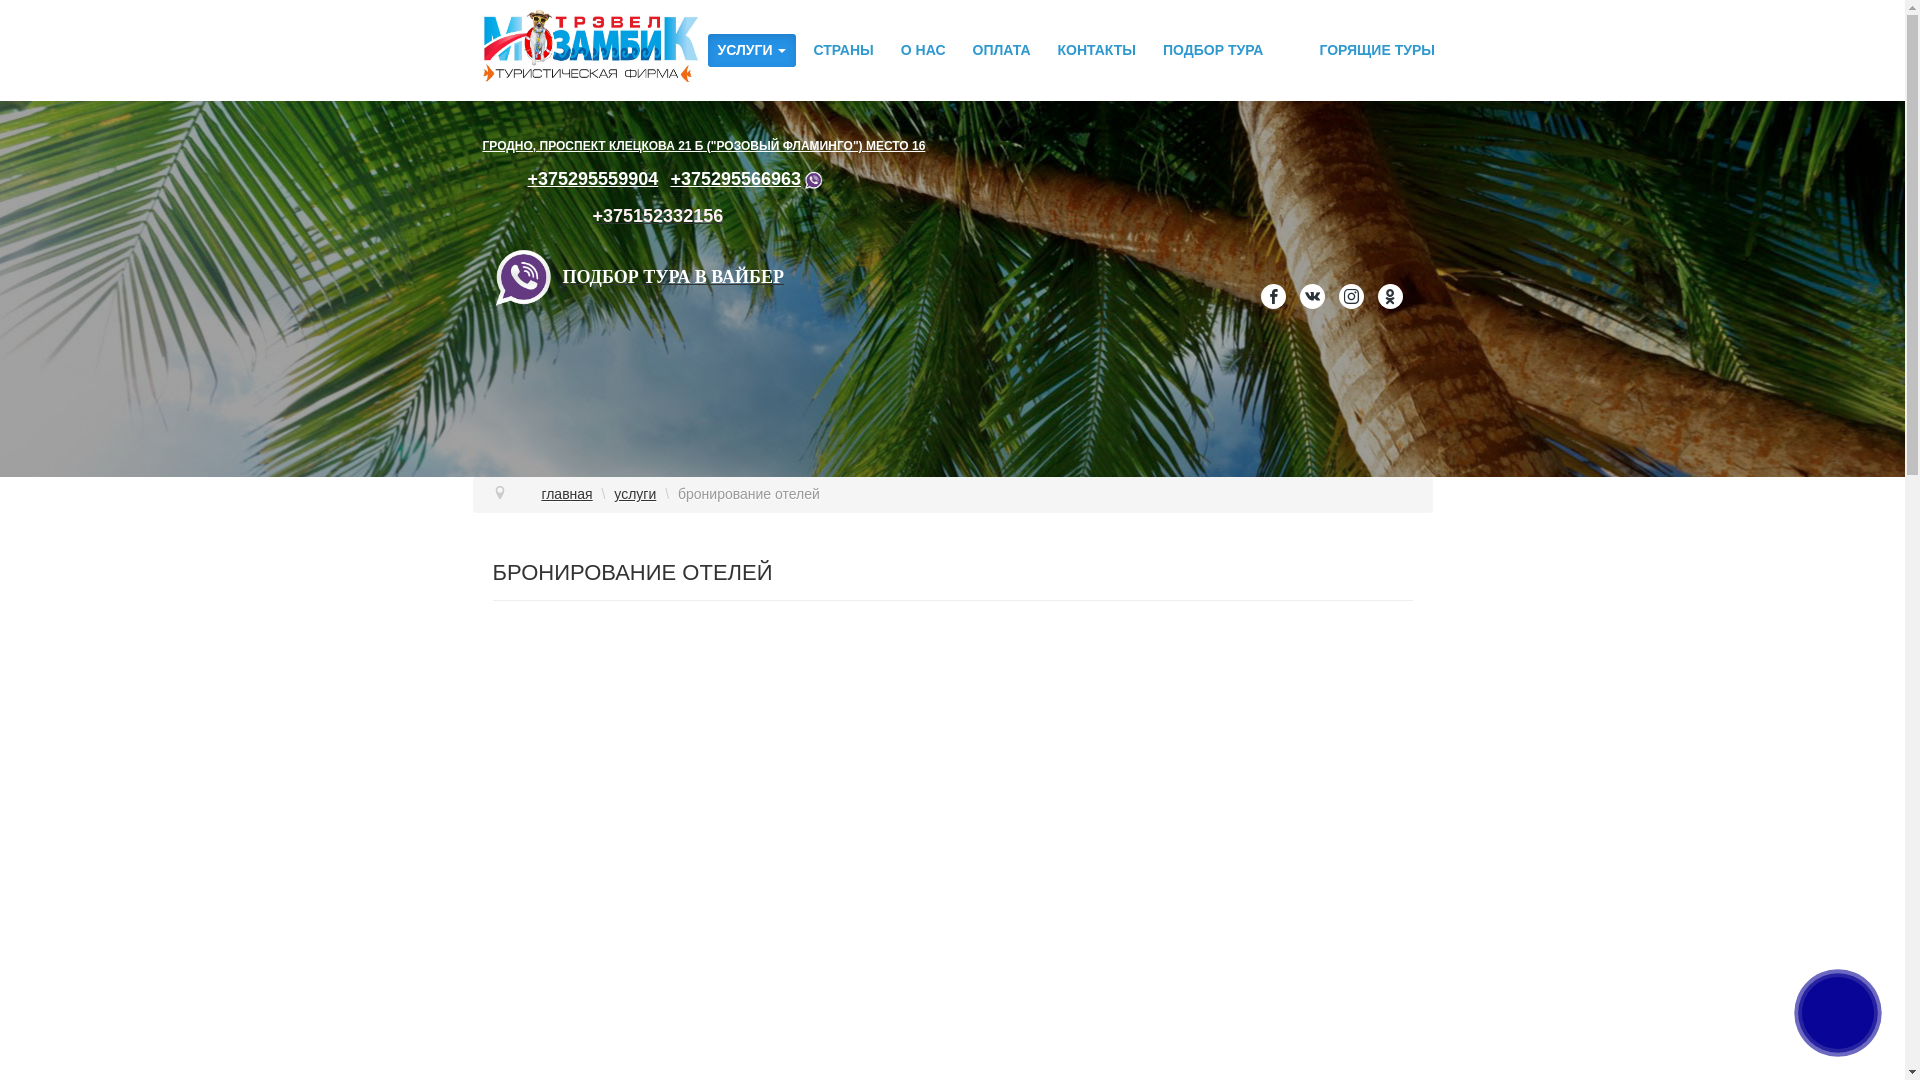 This screenshot has width=1920, height=1080. What do you see at coordinates (658, 216) in the screenshot?
I see `'+375152332156'` at bounding box center [658, 216].